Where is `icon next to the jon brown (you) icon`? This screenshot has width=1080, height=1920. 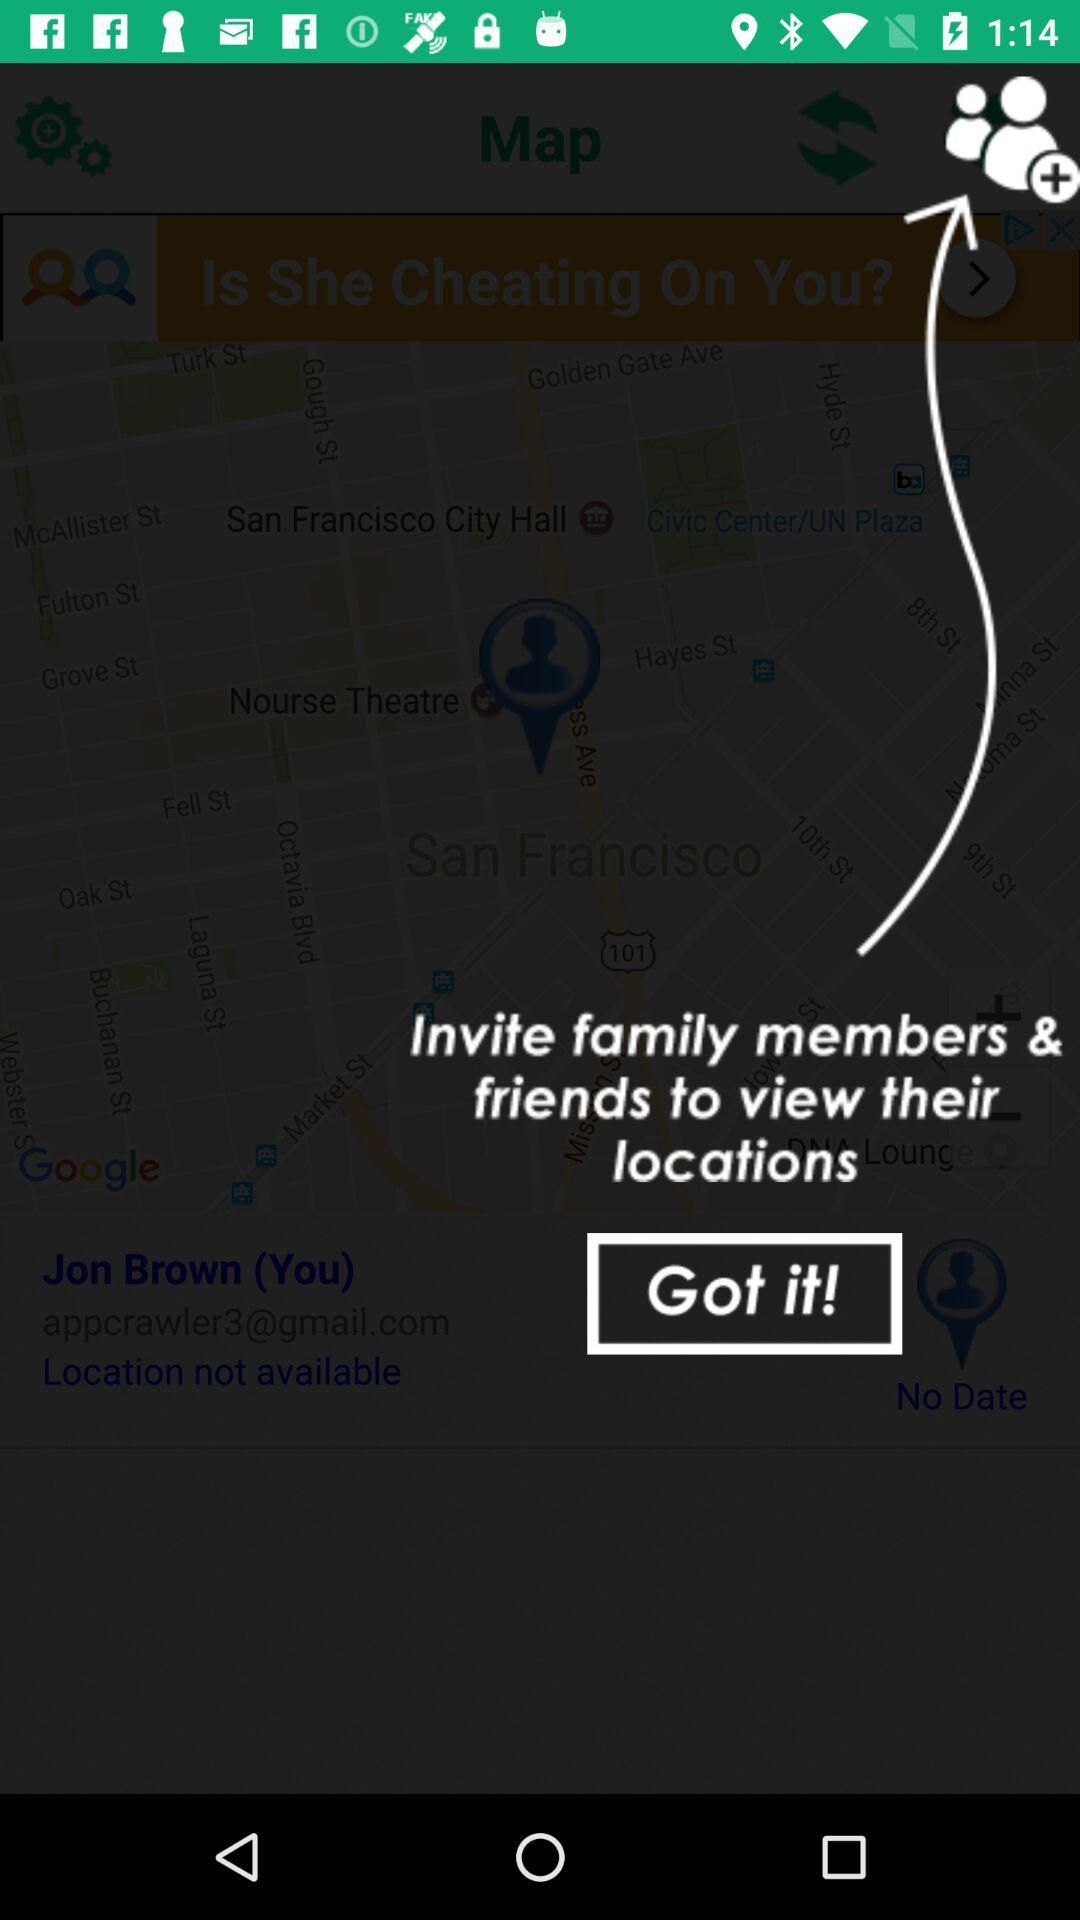
icon next to the jon brown (you) icon is located at coordinates (960, 1304).